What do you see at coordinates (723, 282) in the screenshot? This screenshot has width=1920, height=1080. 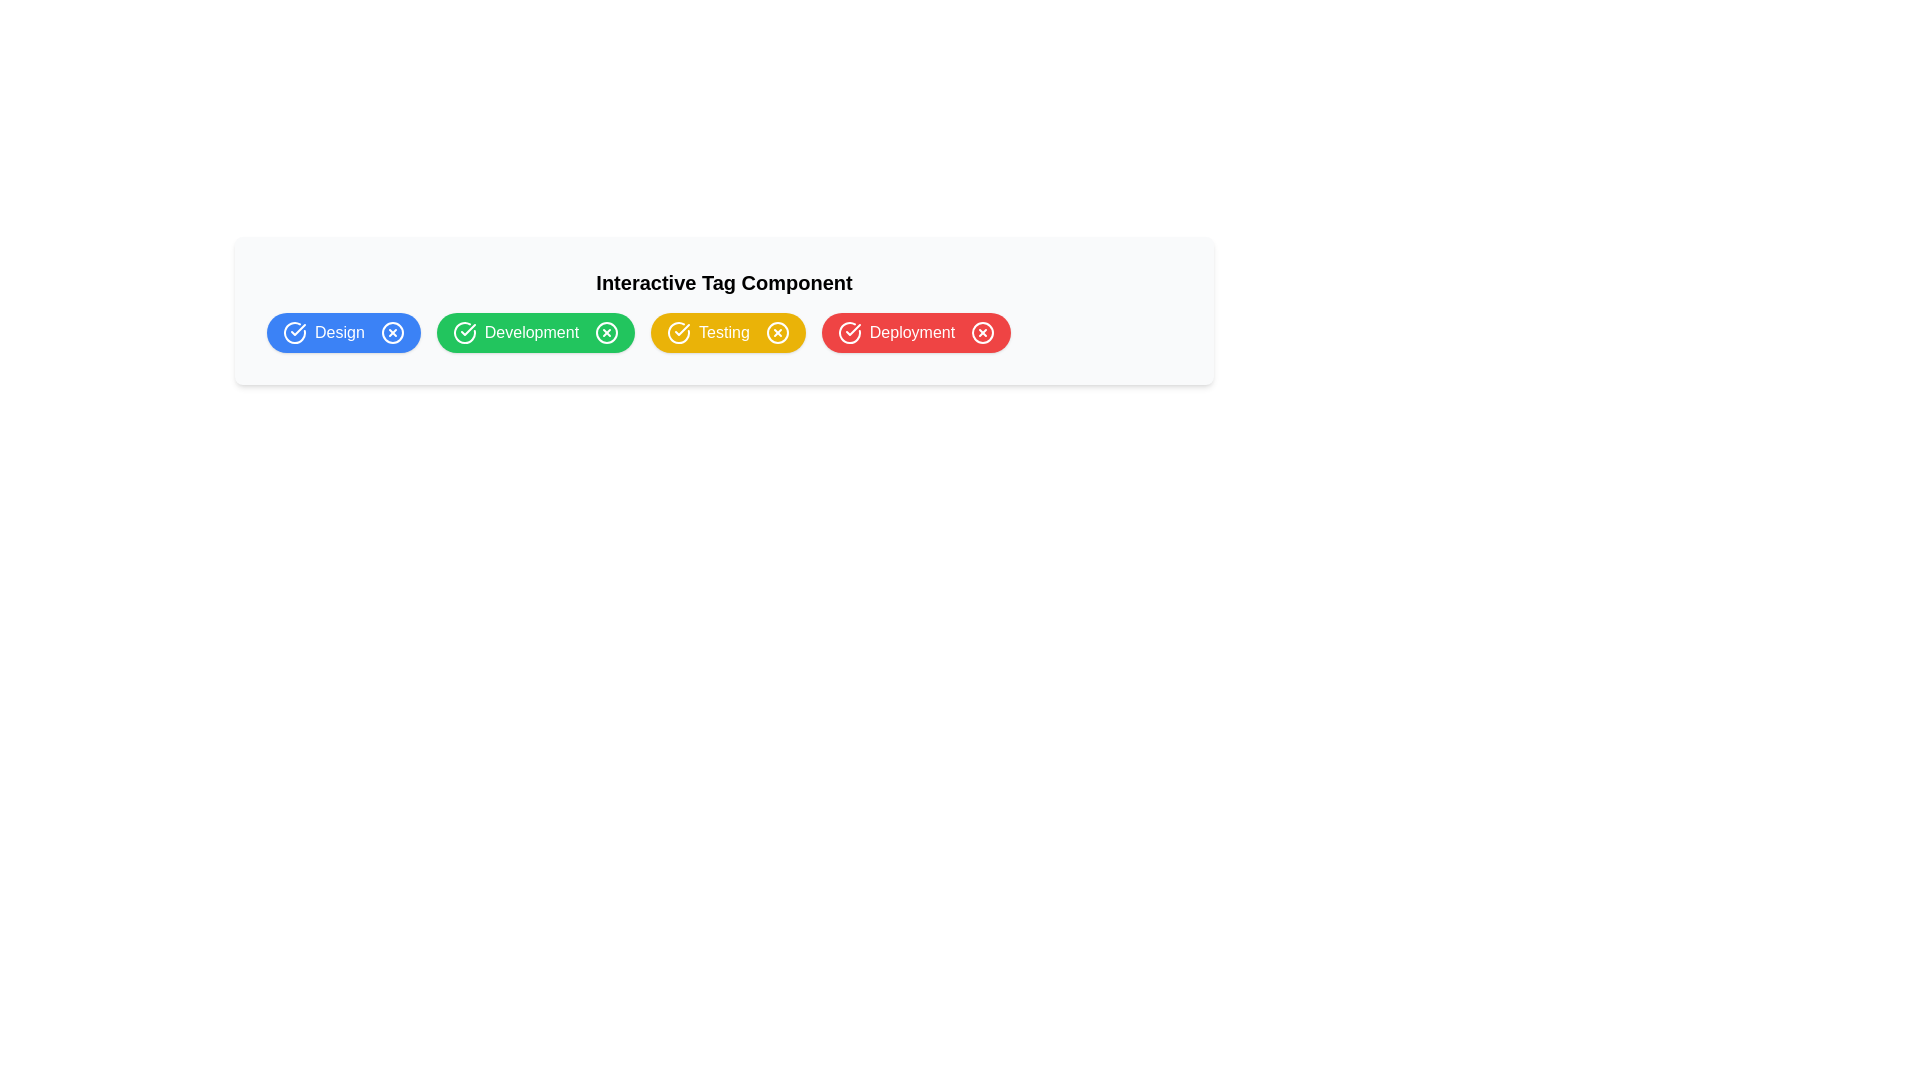 I see `the text label titled 'Interactive Tag Component'` at bounding box center [723, 282].